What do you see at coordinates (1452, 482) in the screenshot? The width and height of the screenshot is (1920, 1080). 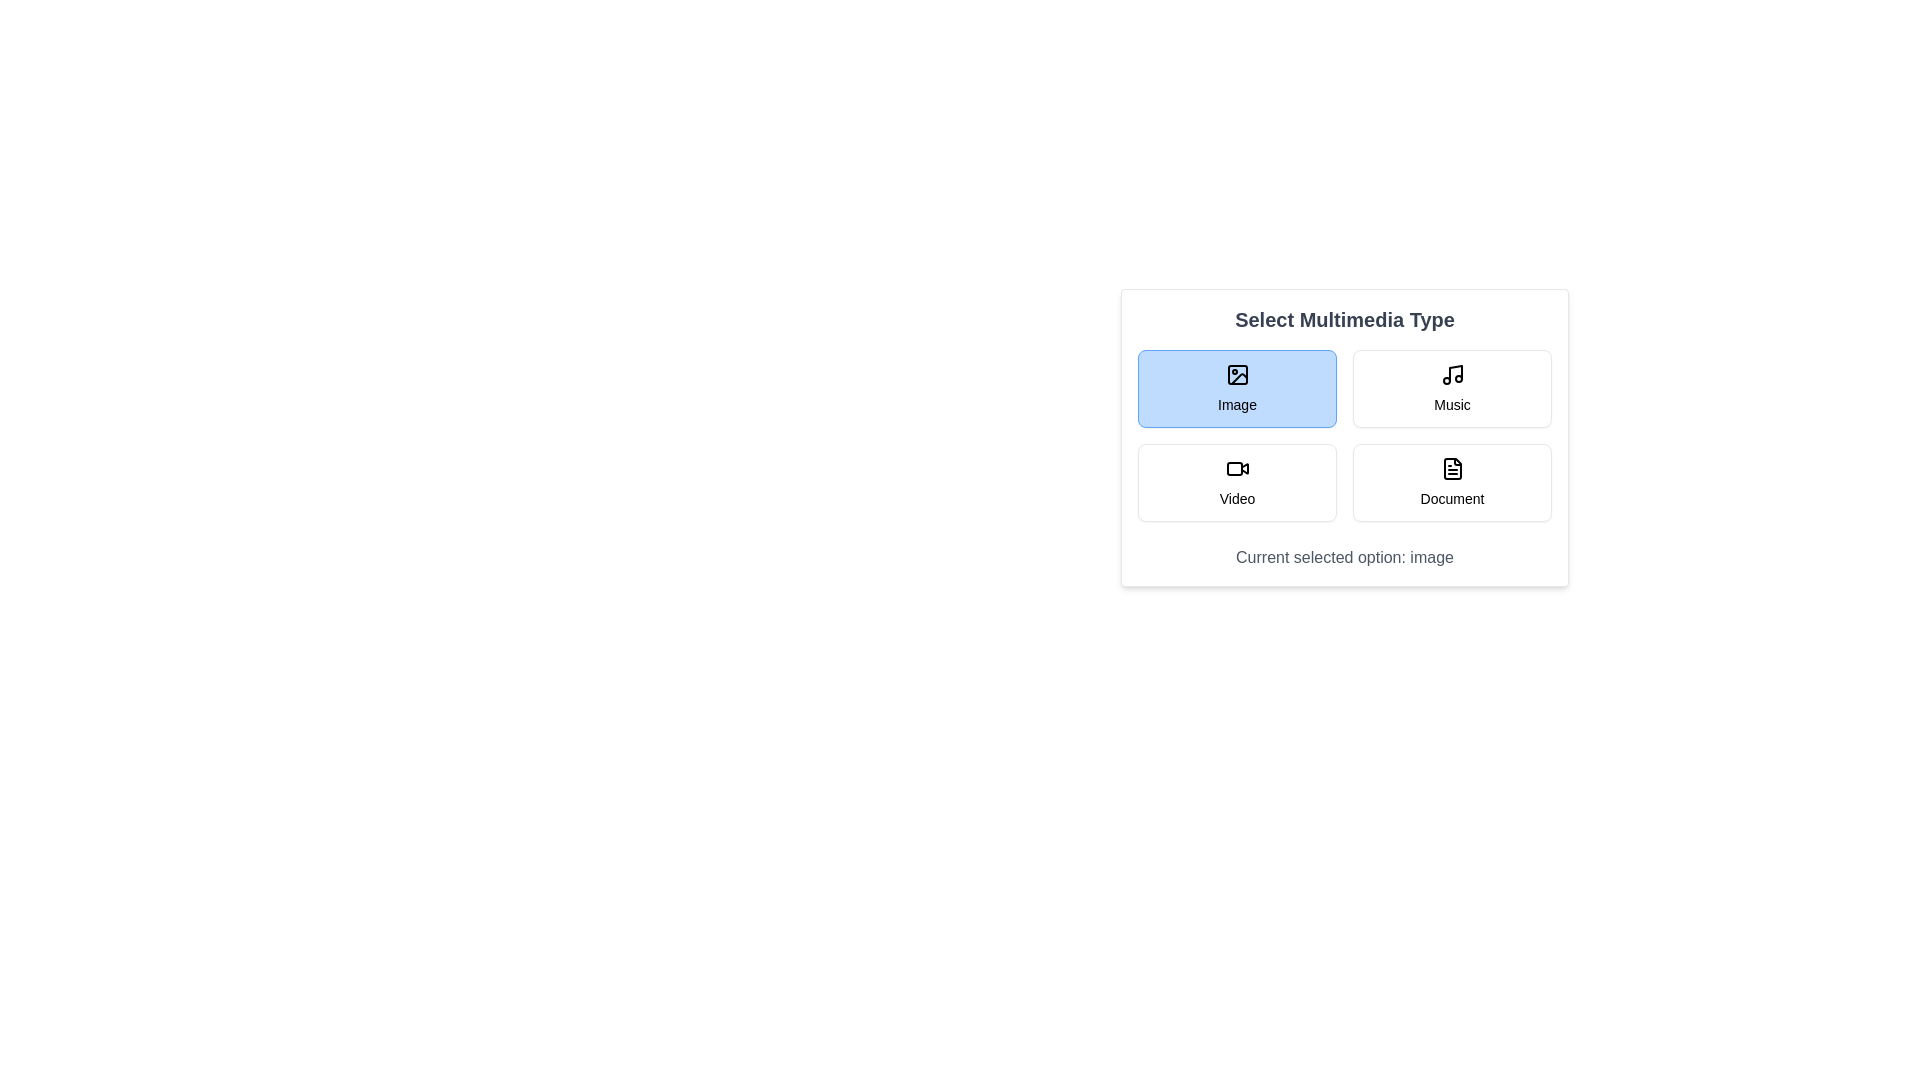 I see `the multimedia type Document by clicking the corresponding button` at bounding box center [1452, 482].